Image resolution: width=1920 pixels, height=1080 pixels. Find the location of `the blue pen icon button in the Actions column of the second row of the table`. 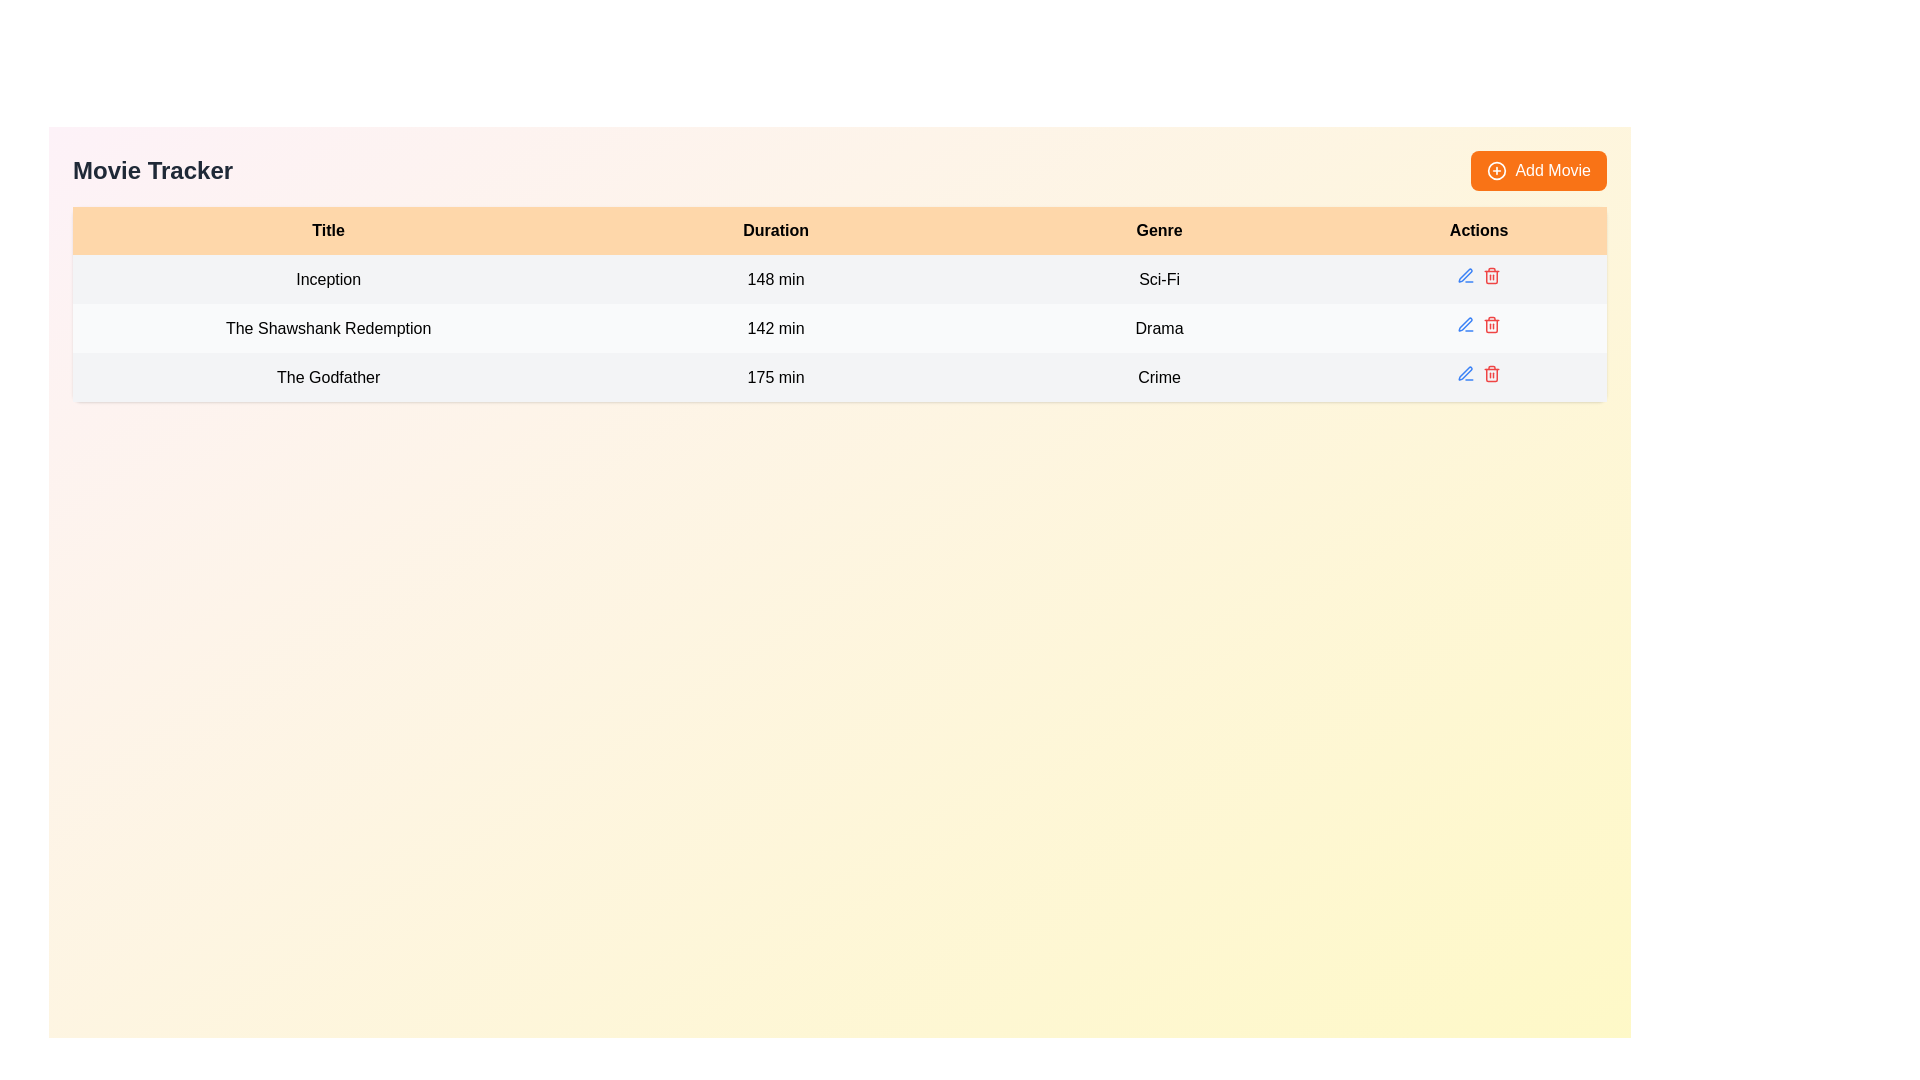

the blue pen icon button in the Actions column of the second row of the table is located at coordinates (1466, 323).